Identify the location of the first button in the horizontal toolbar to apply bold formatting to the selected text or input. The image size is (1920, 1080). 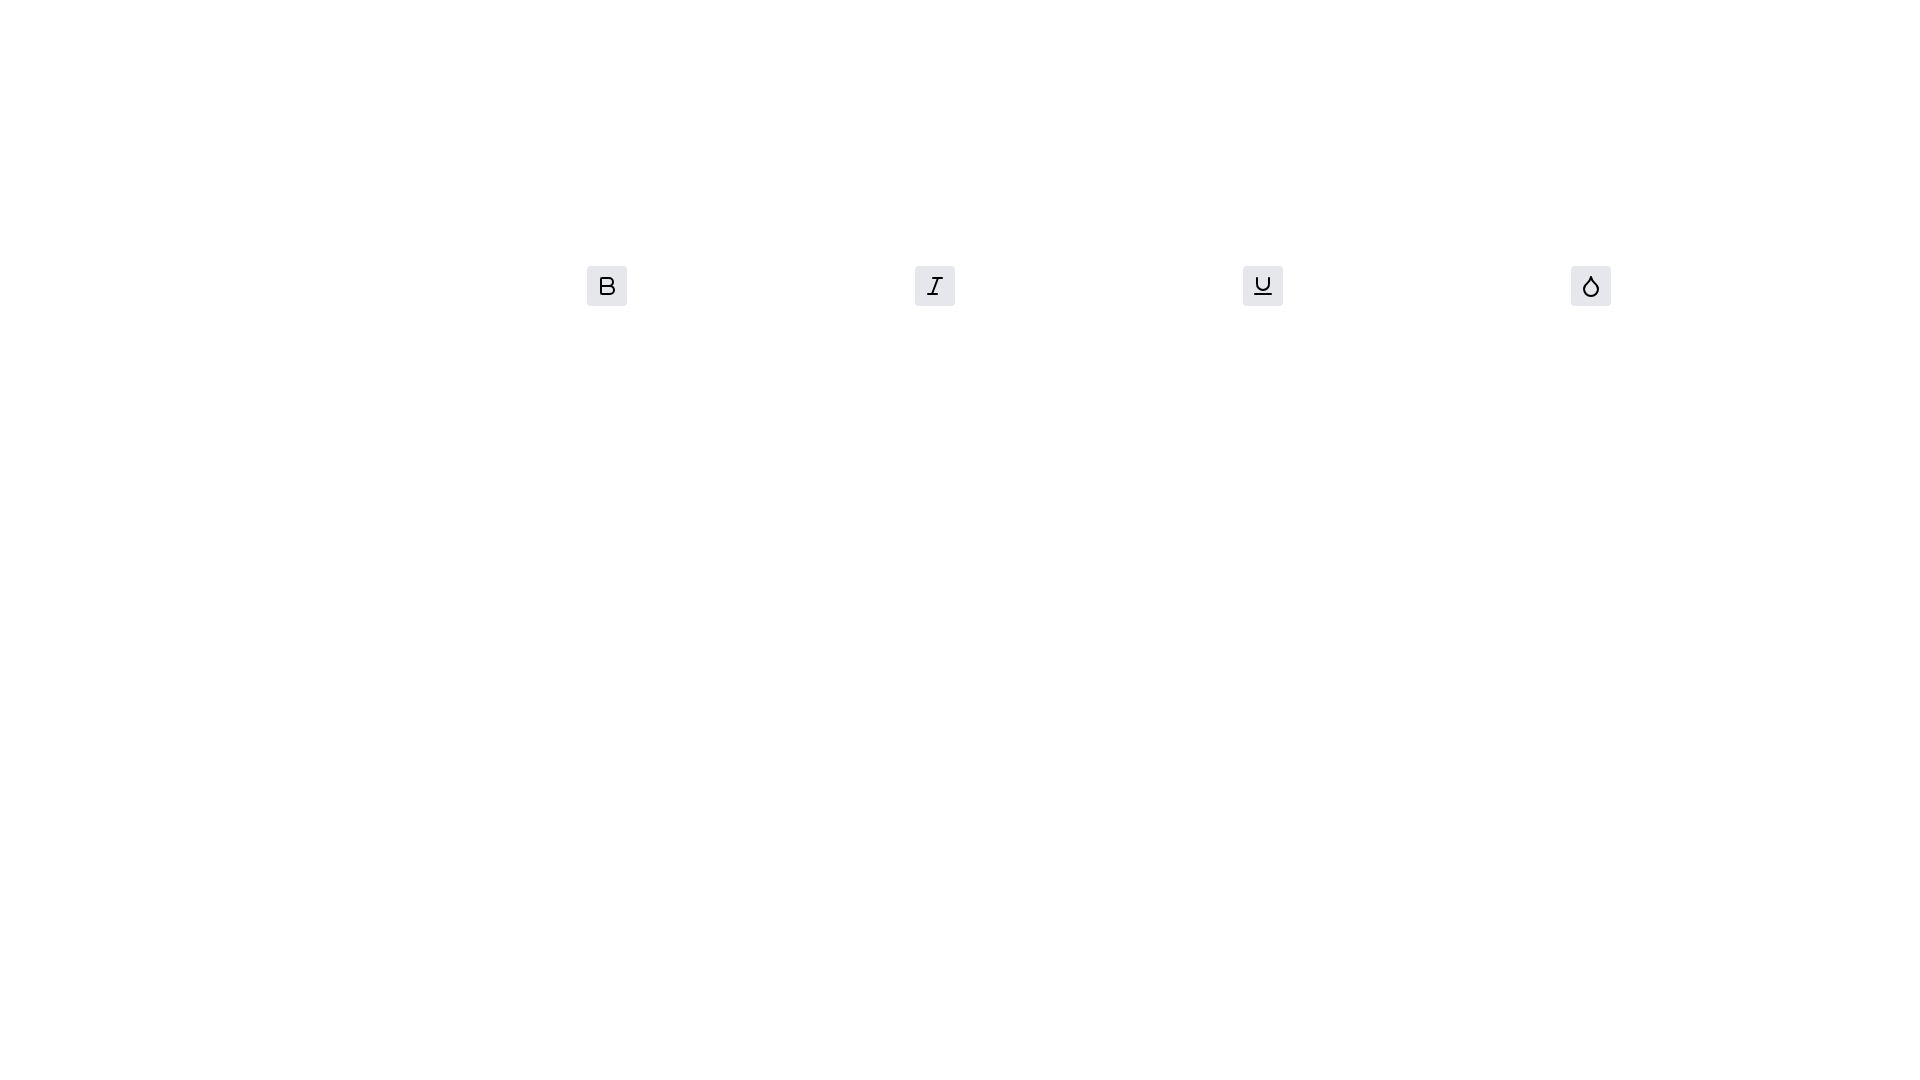
(605, 285).